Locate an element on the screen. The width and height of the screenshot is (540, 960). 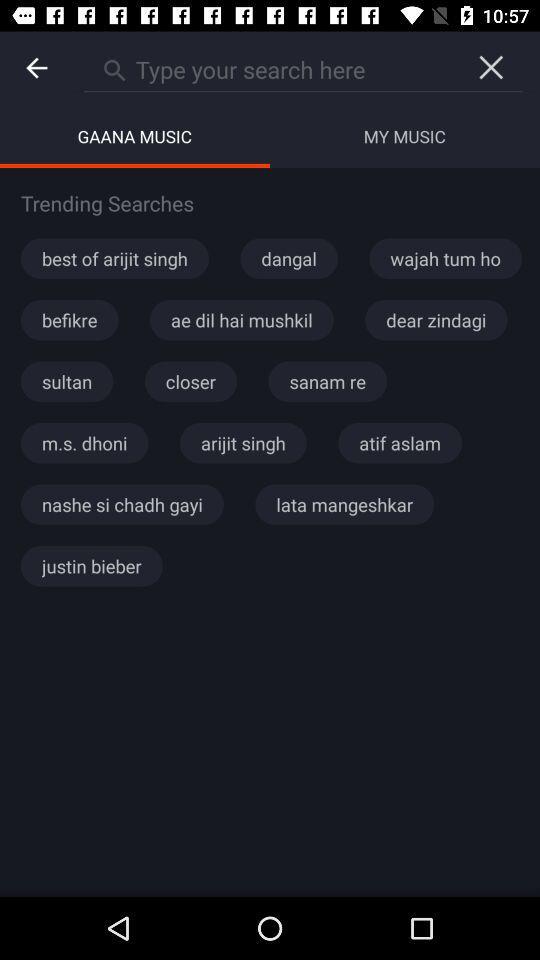
return to previous is located at coordinates (36, 68).